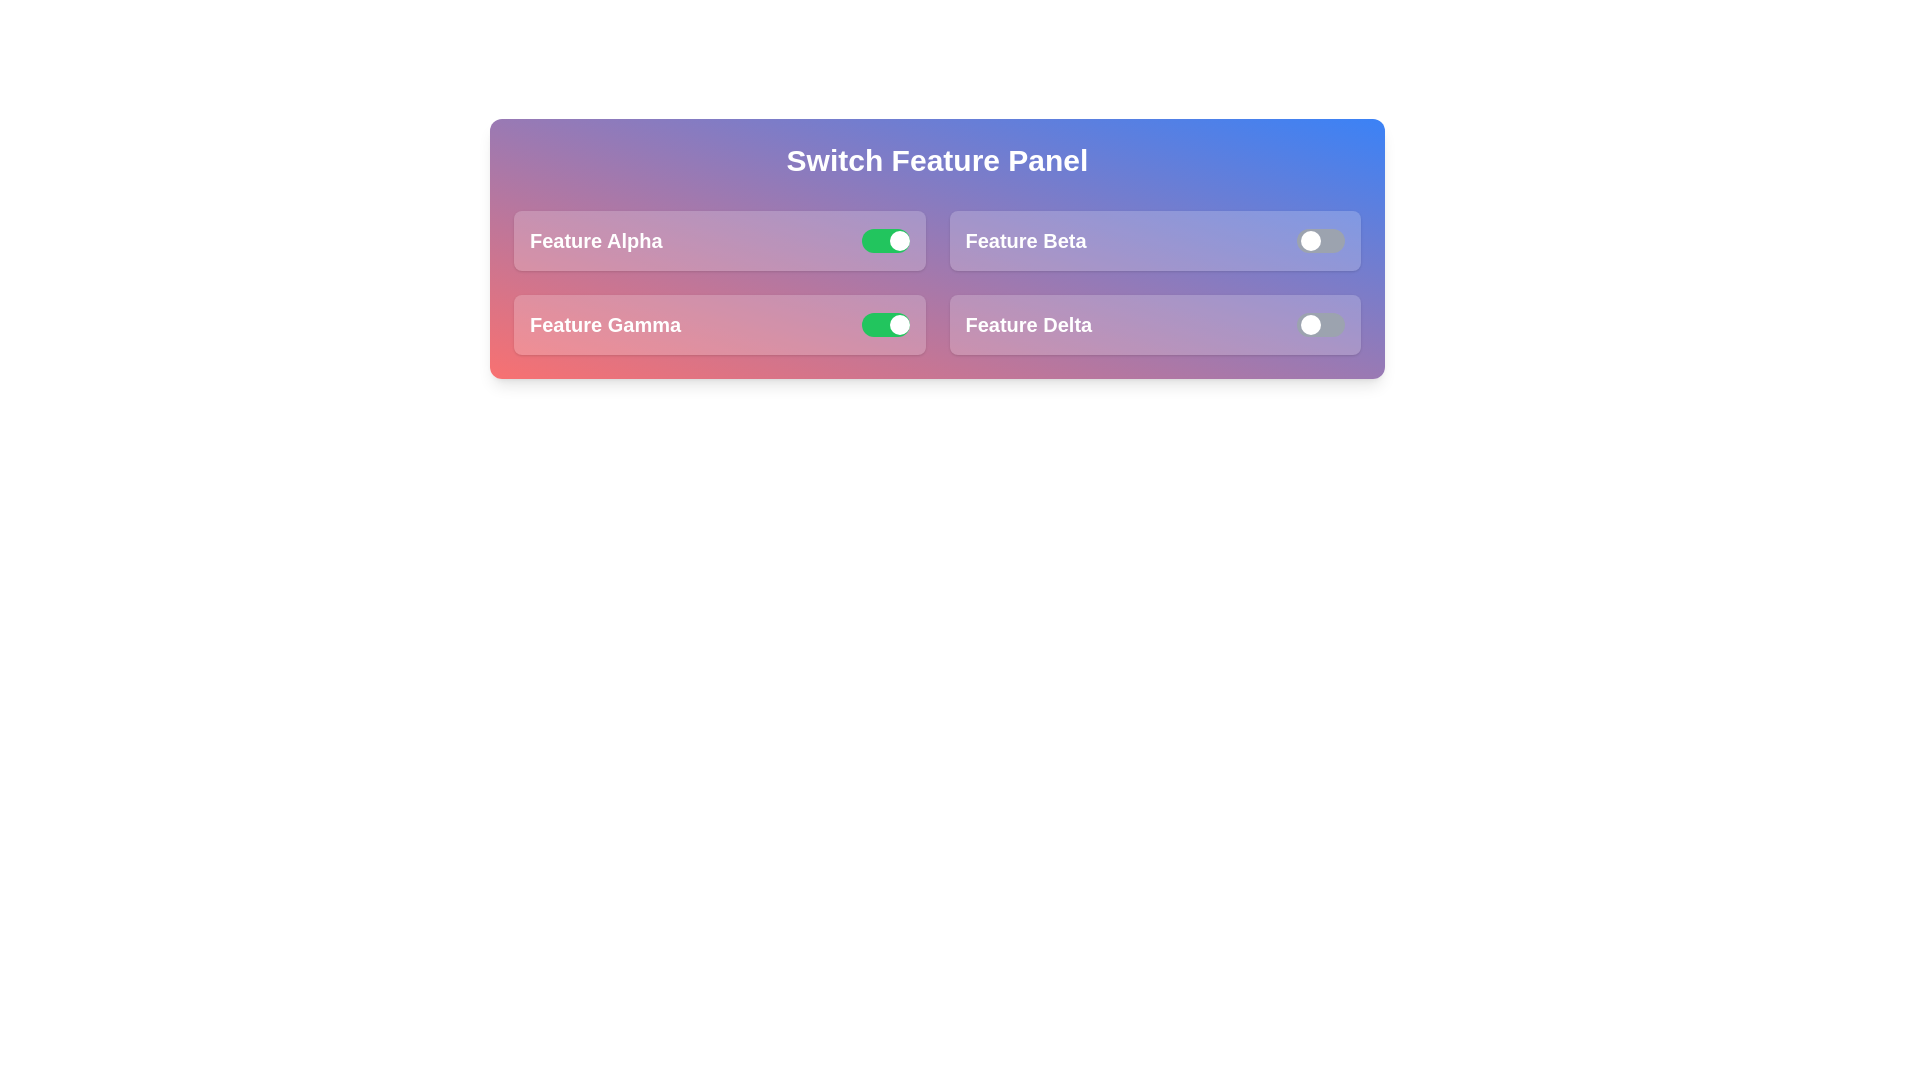  What do you see at coordinates (884, 323) in the screenshot?
I see `the switch for Feature Gamma` at bounding box center [884, 323].